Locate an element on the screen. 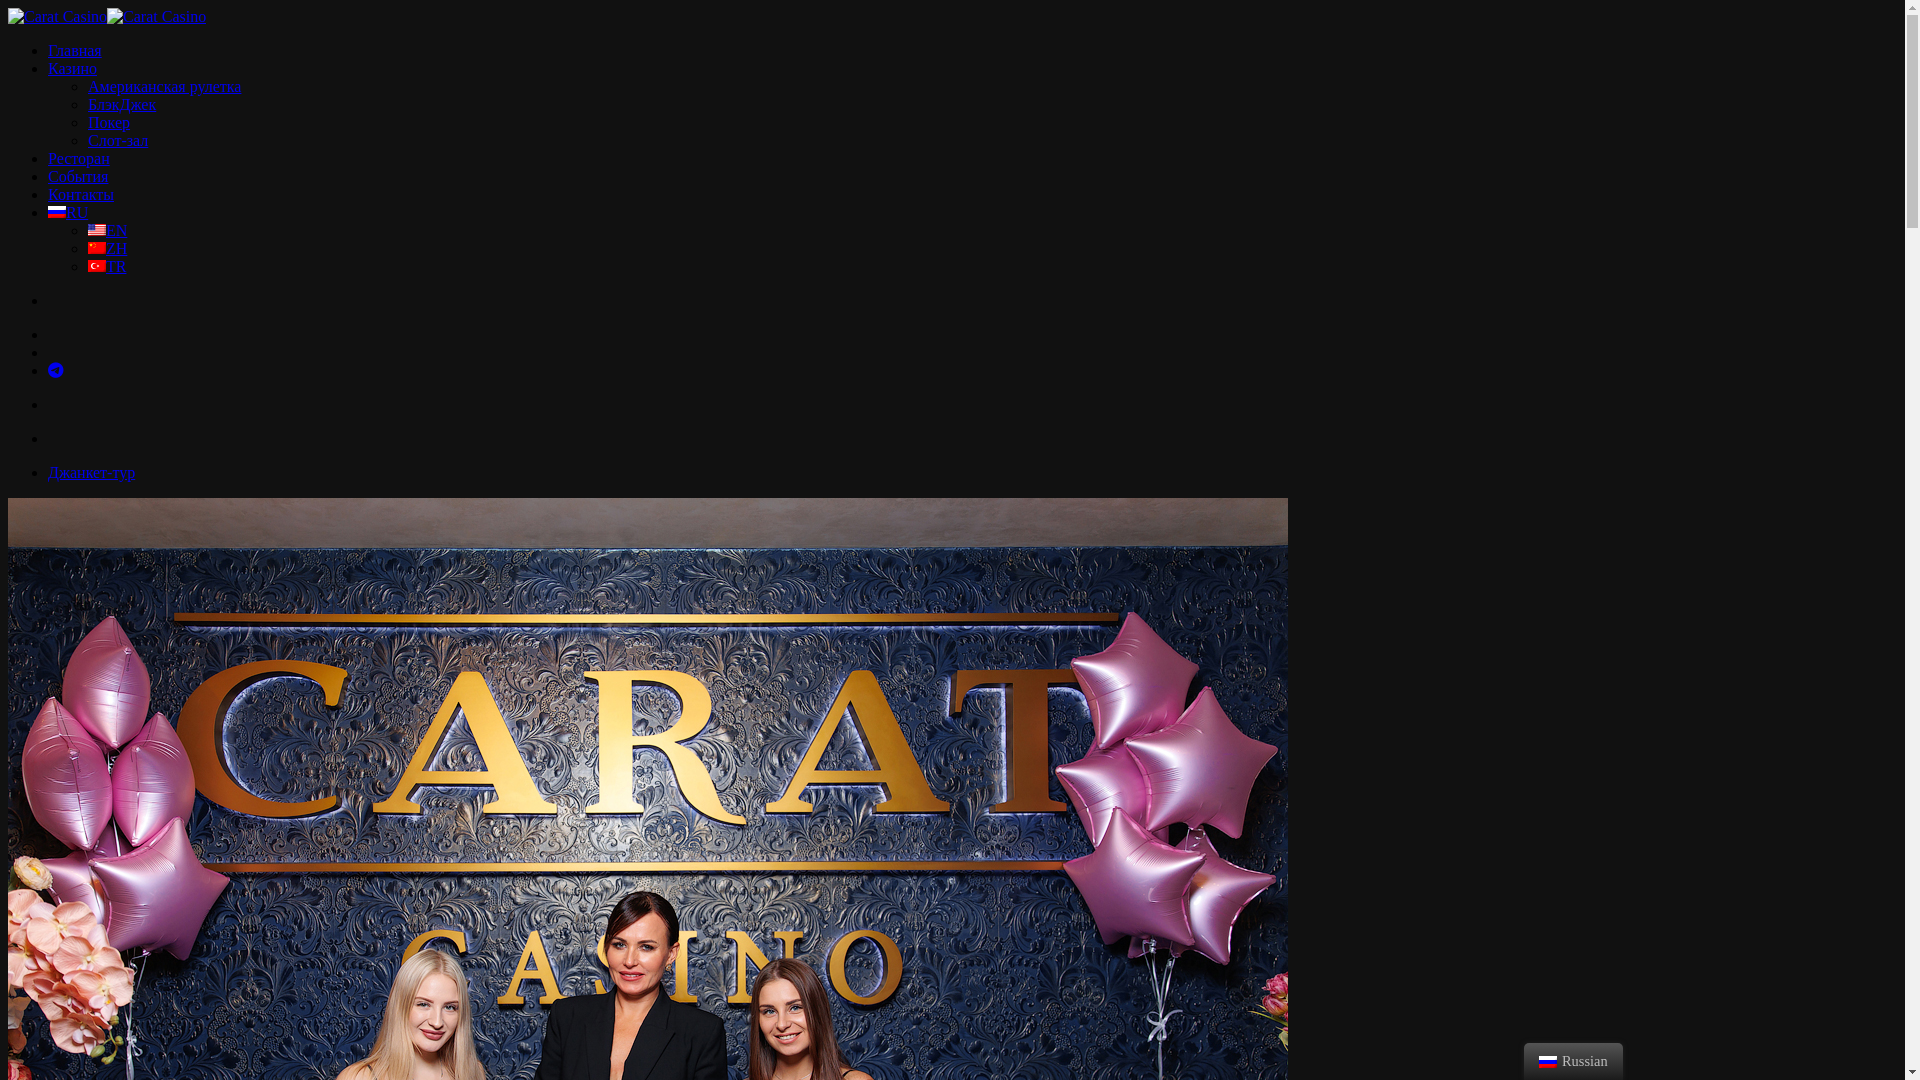  'Russian' is located at coordinates (1546, 1060).